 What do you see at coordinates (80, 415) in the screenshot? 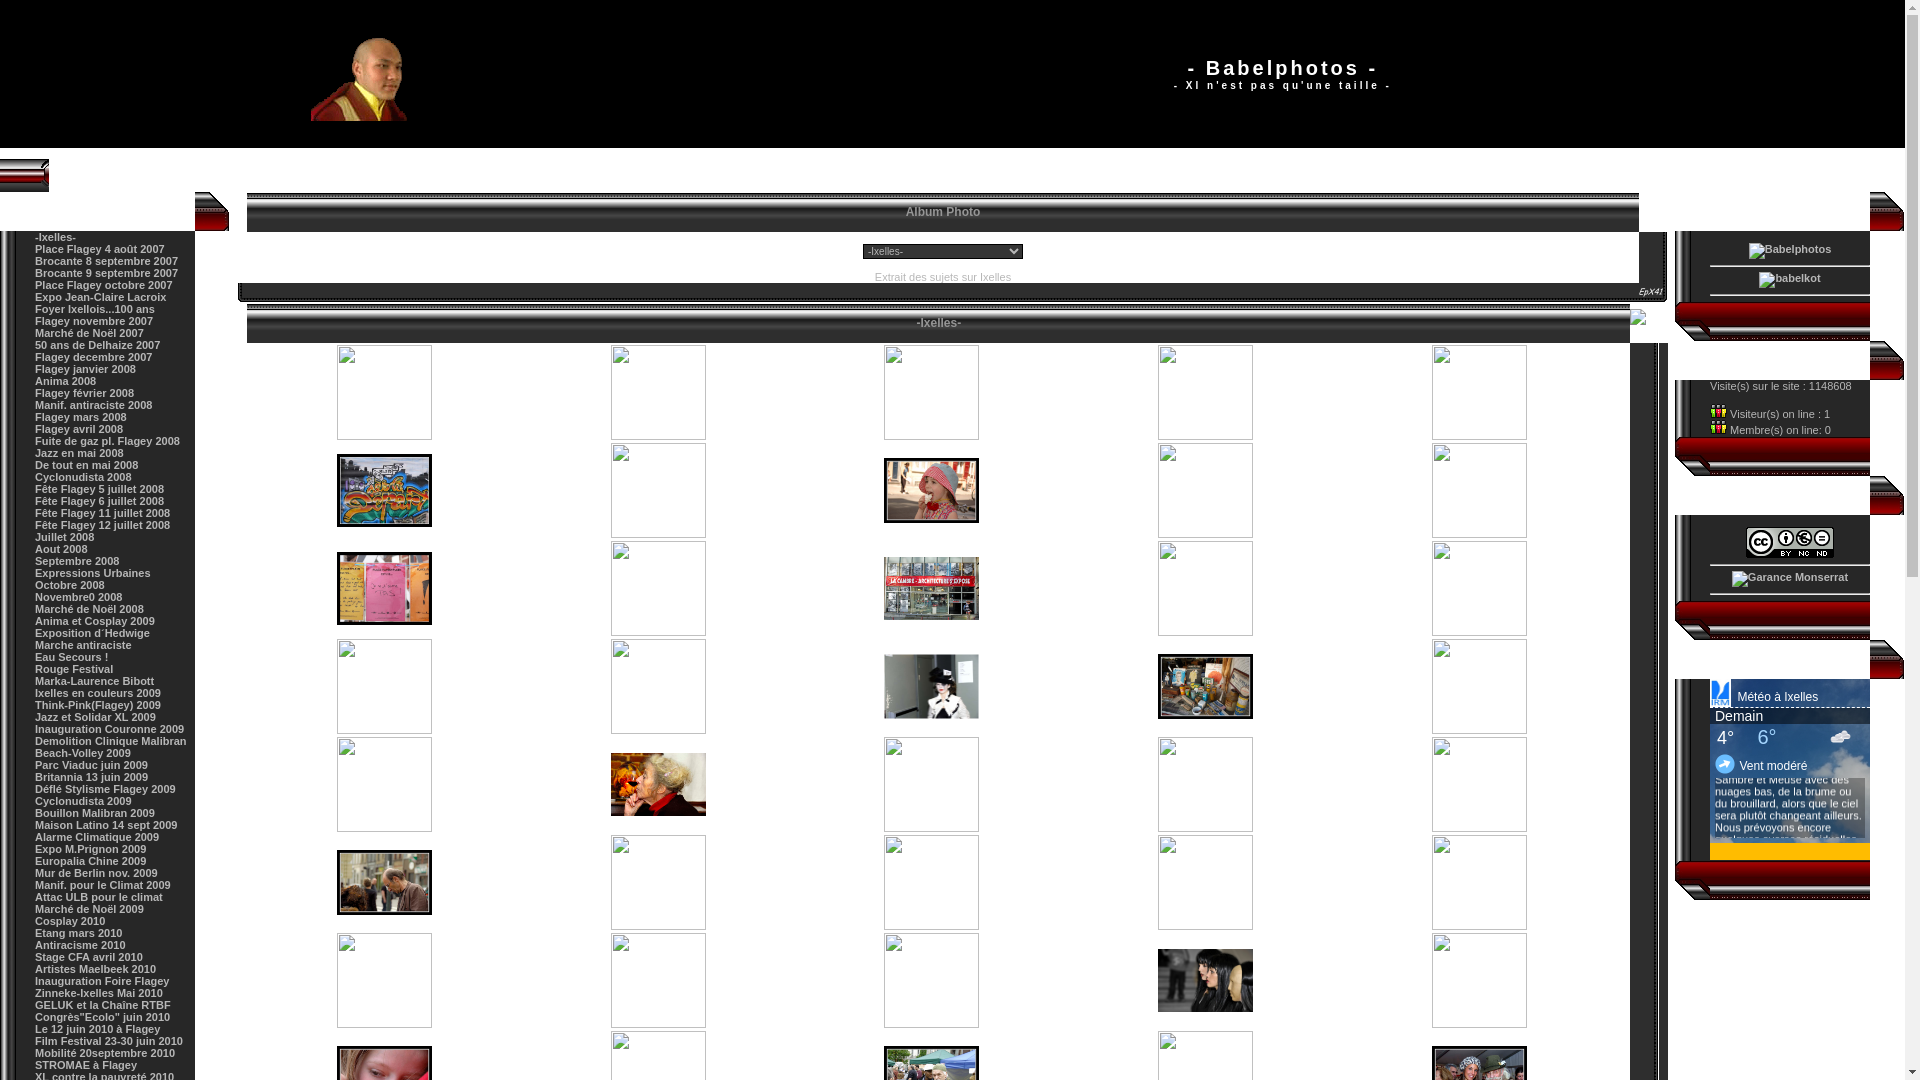
I see `'Flagey mars 2008'` at bounding box center [80, 415].